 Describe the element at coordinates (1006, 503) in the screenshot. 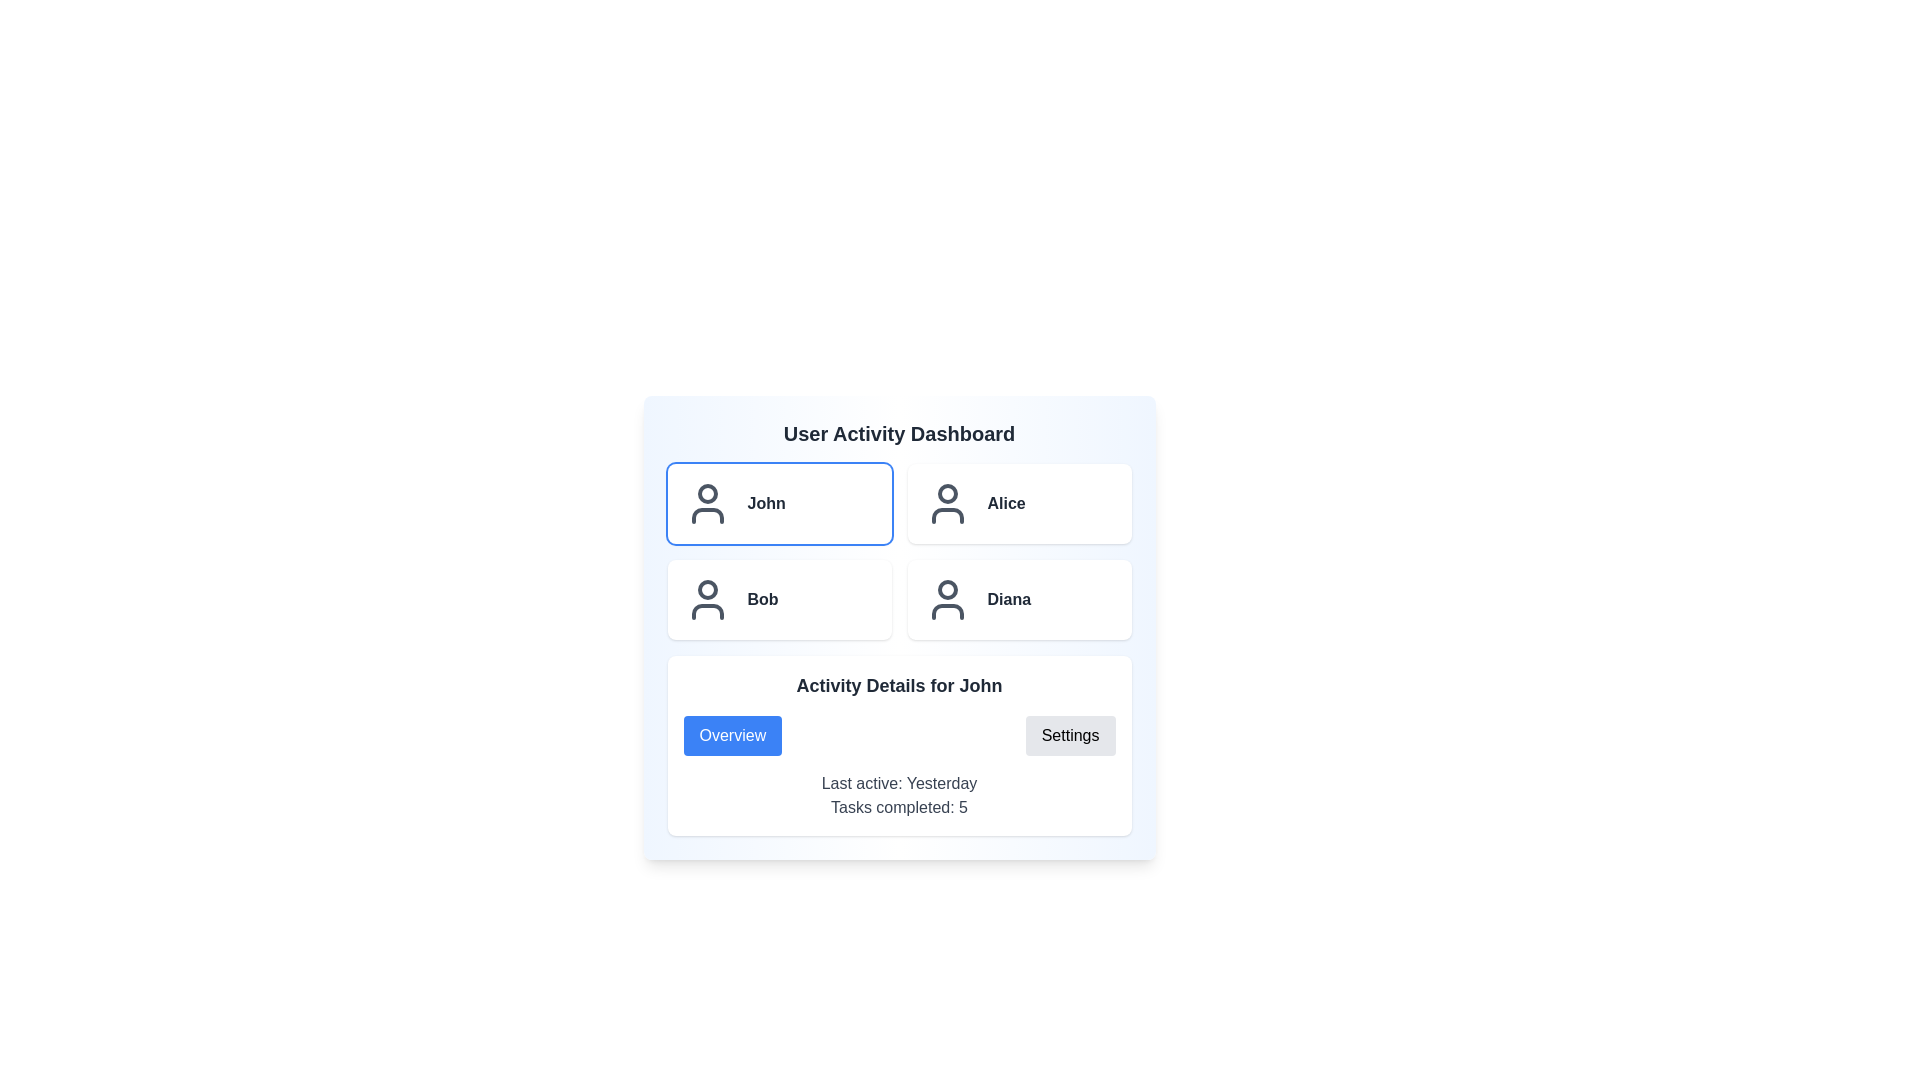

I see `text displayed in the 'Alice' label, which is associated with a user card in the dashboard interface` at that location.